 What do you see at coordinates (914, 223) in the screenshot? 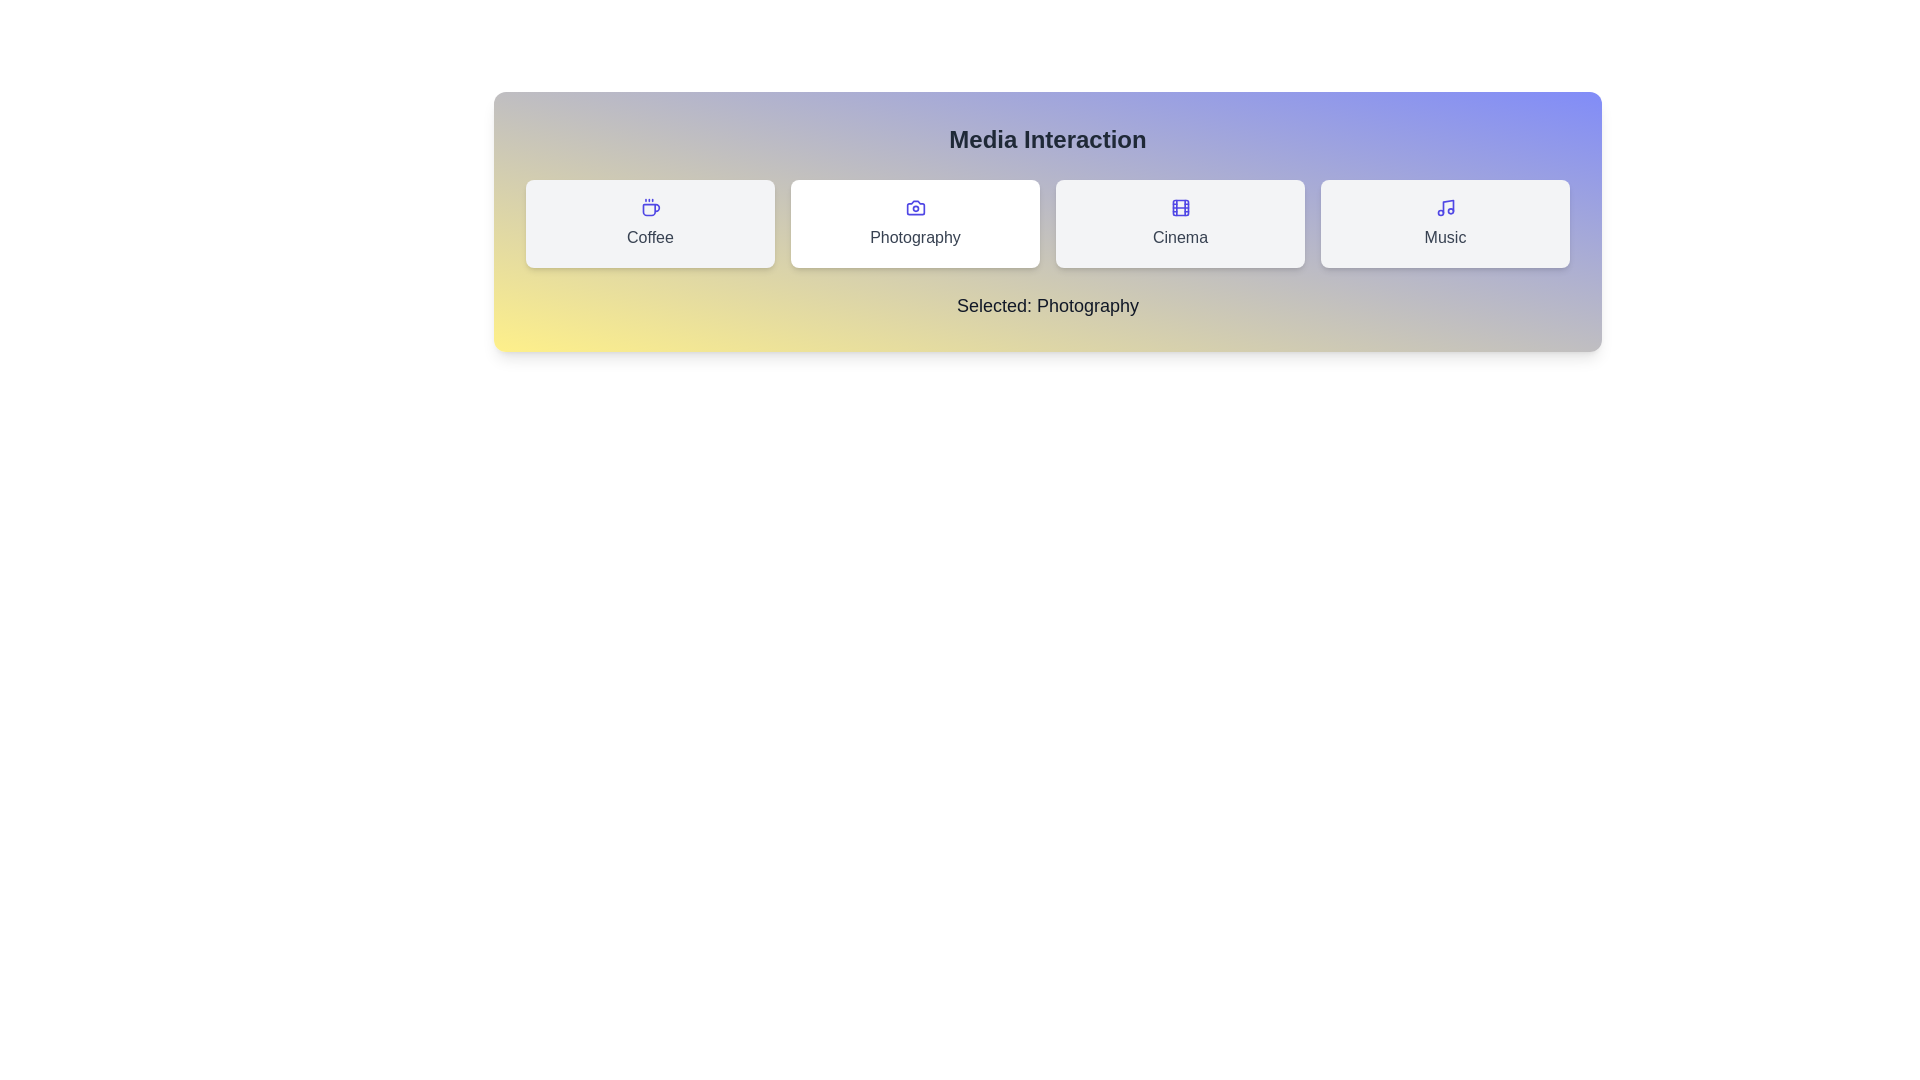
I see `the selectable button labeled 'Photography' with a camera icon, which is styled with a white background and blue border` at bounding box center [914, 223].